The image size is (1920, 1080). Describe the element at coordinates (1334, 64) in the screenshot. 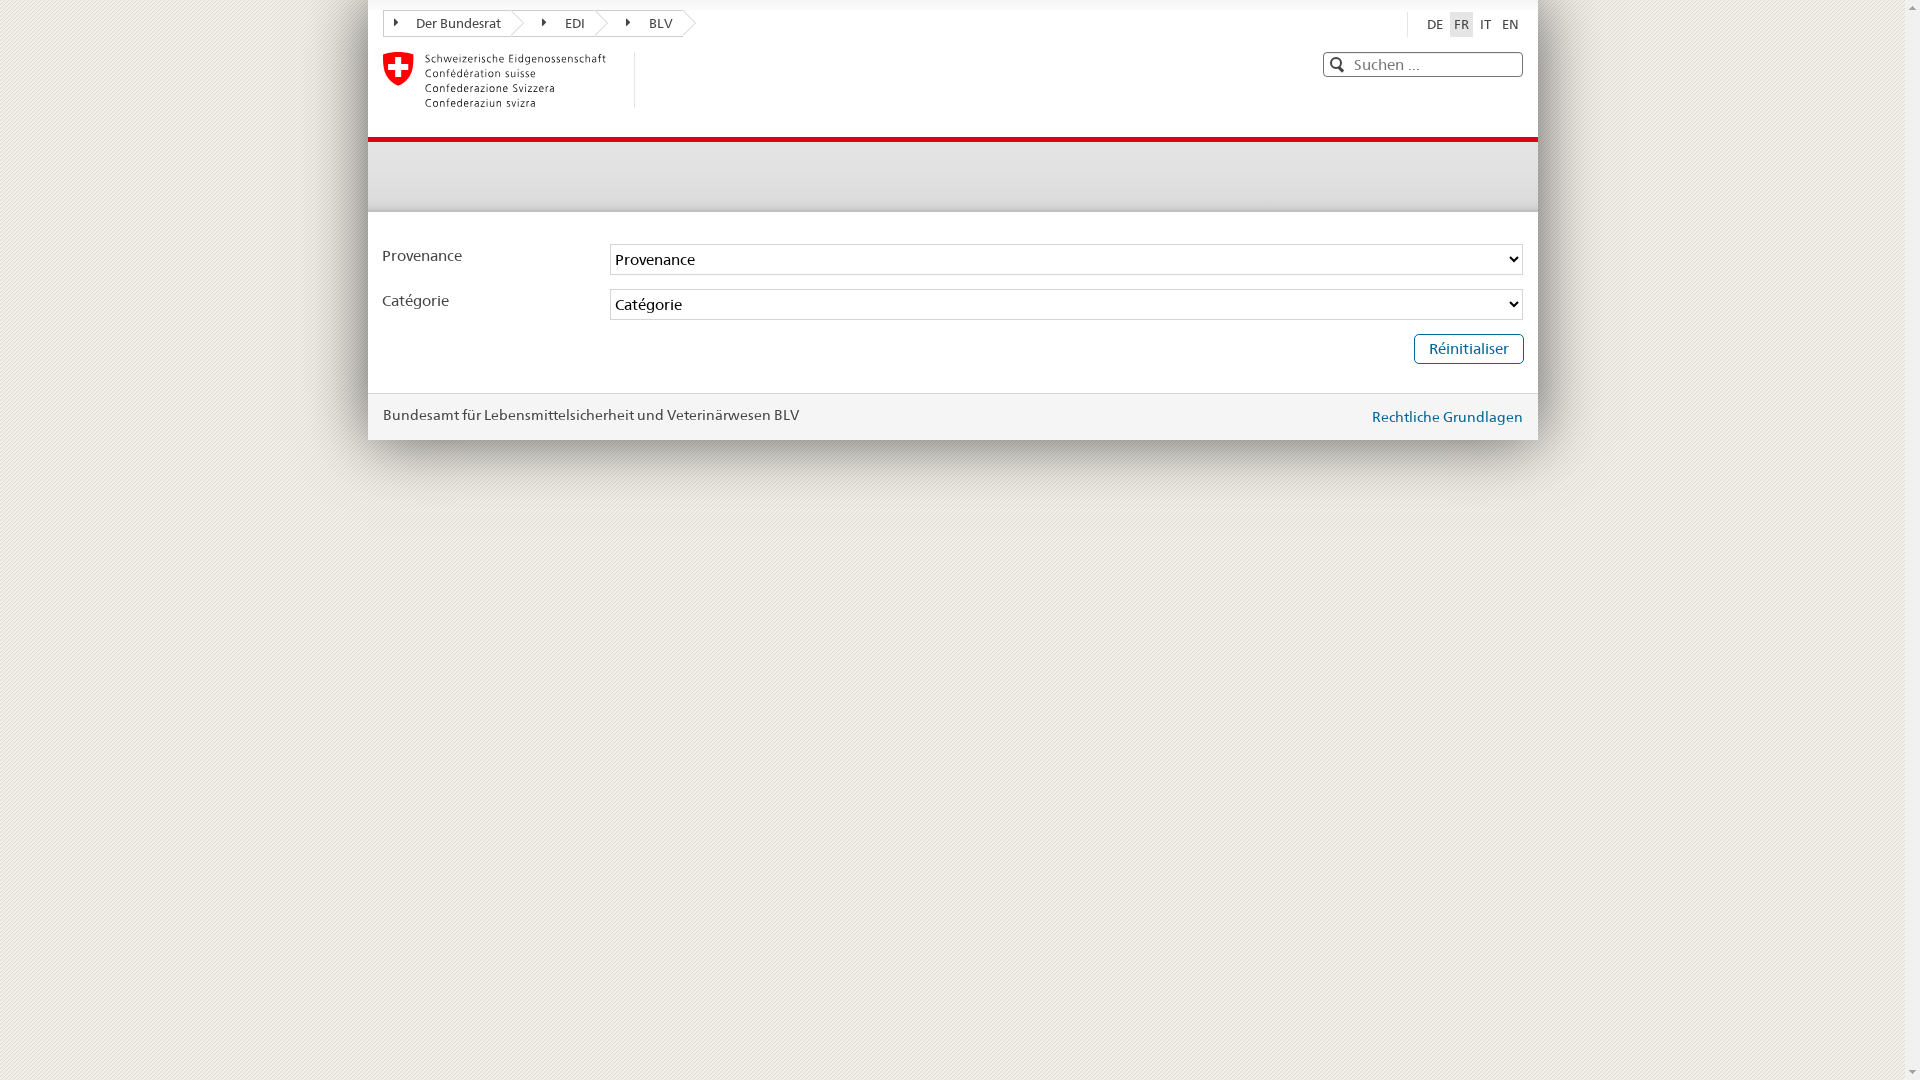

I see `'Suchen'` at that location.